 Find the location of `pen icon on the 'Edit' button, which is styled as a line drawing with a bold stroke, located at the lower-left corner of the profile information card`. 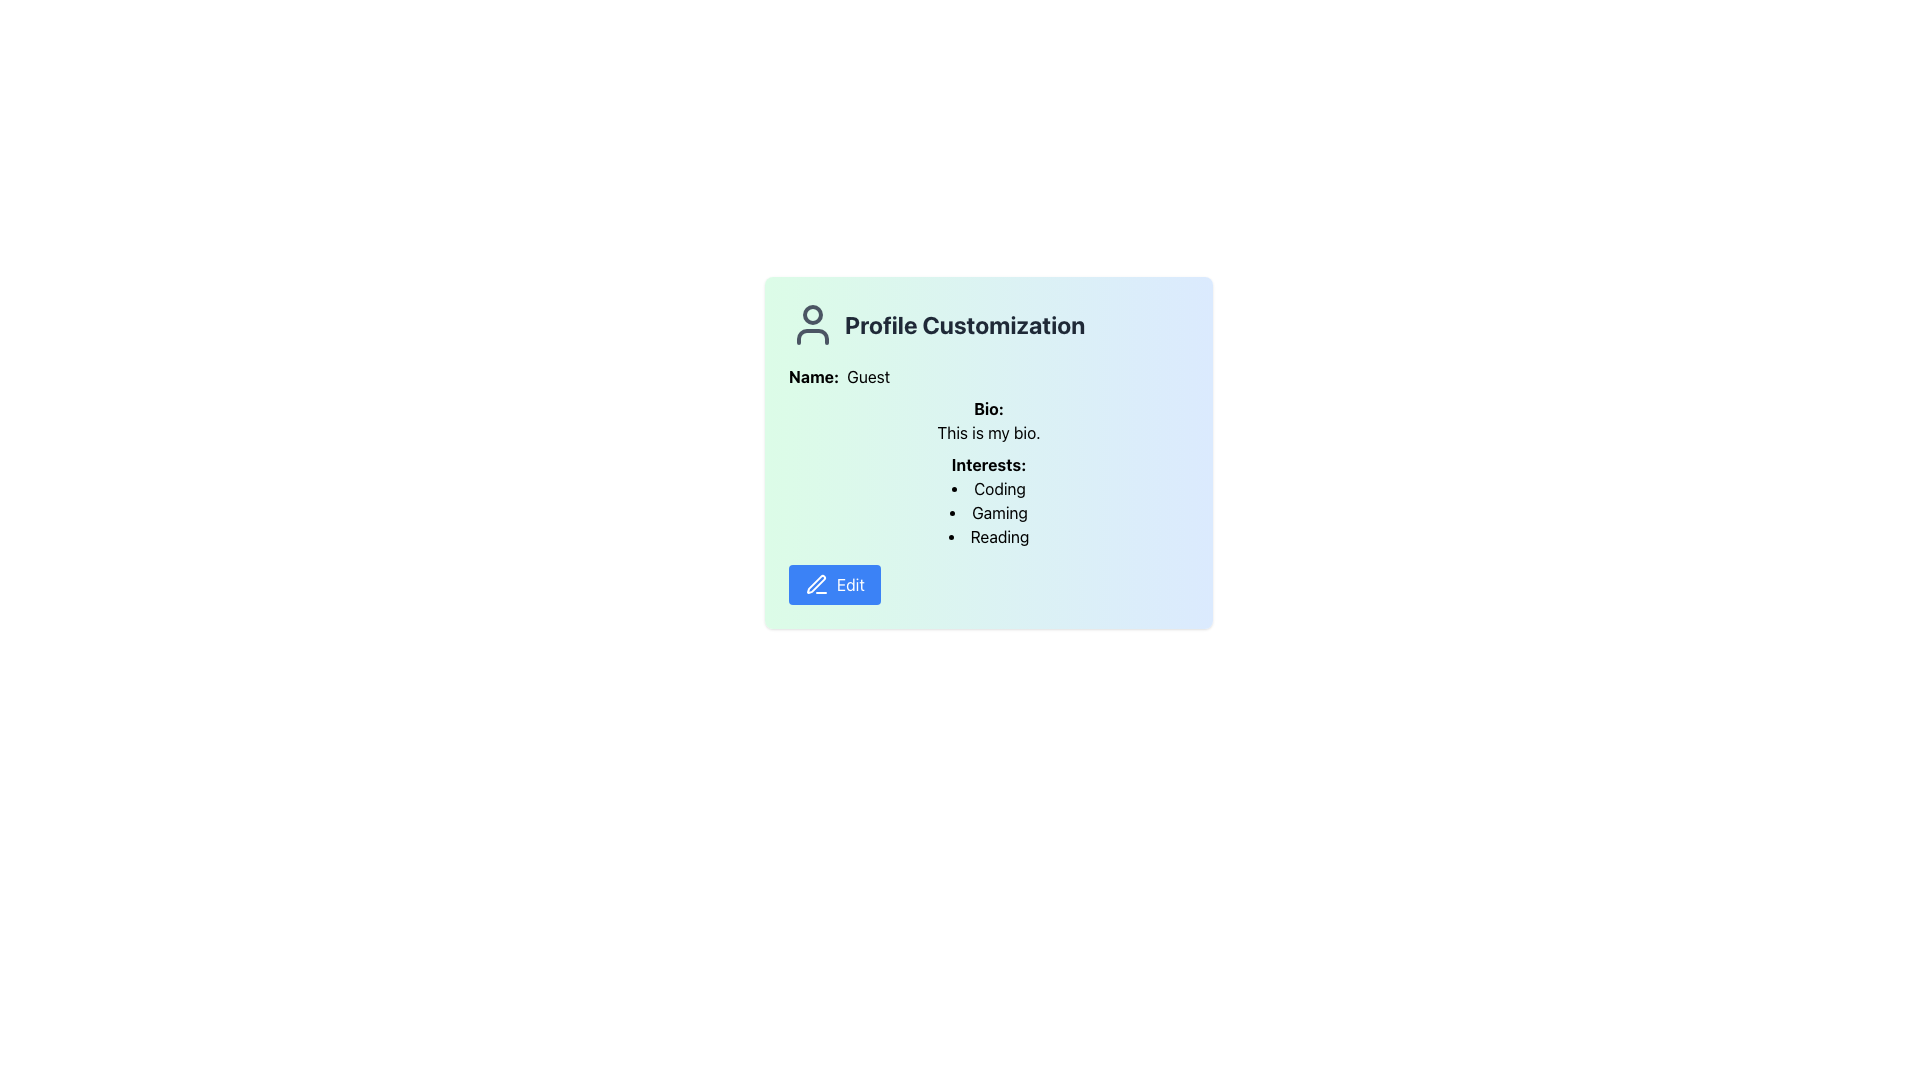

pen icon on the 'Edit' button, which is styled as a line drawing with a bold stroke, located at the lower-left corner of the profile information card is located at coordinates (816, 585).